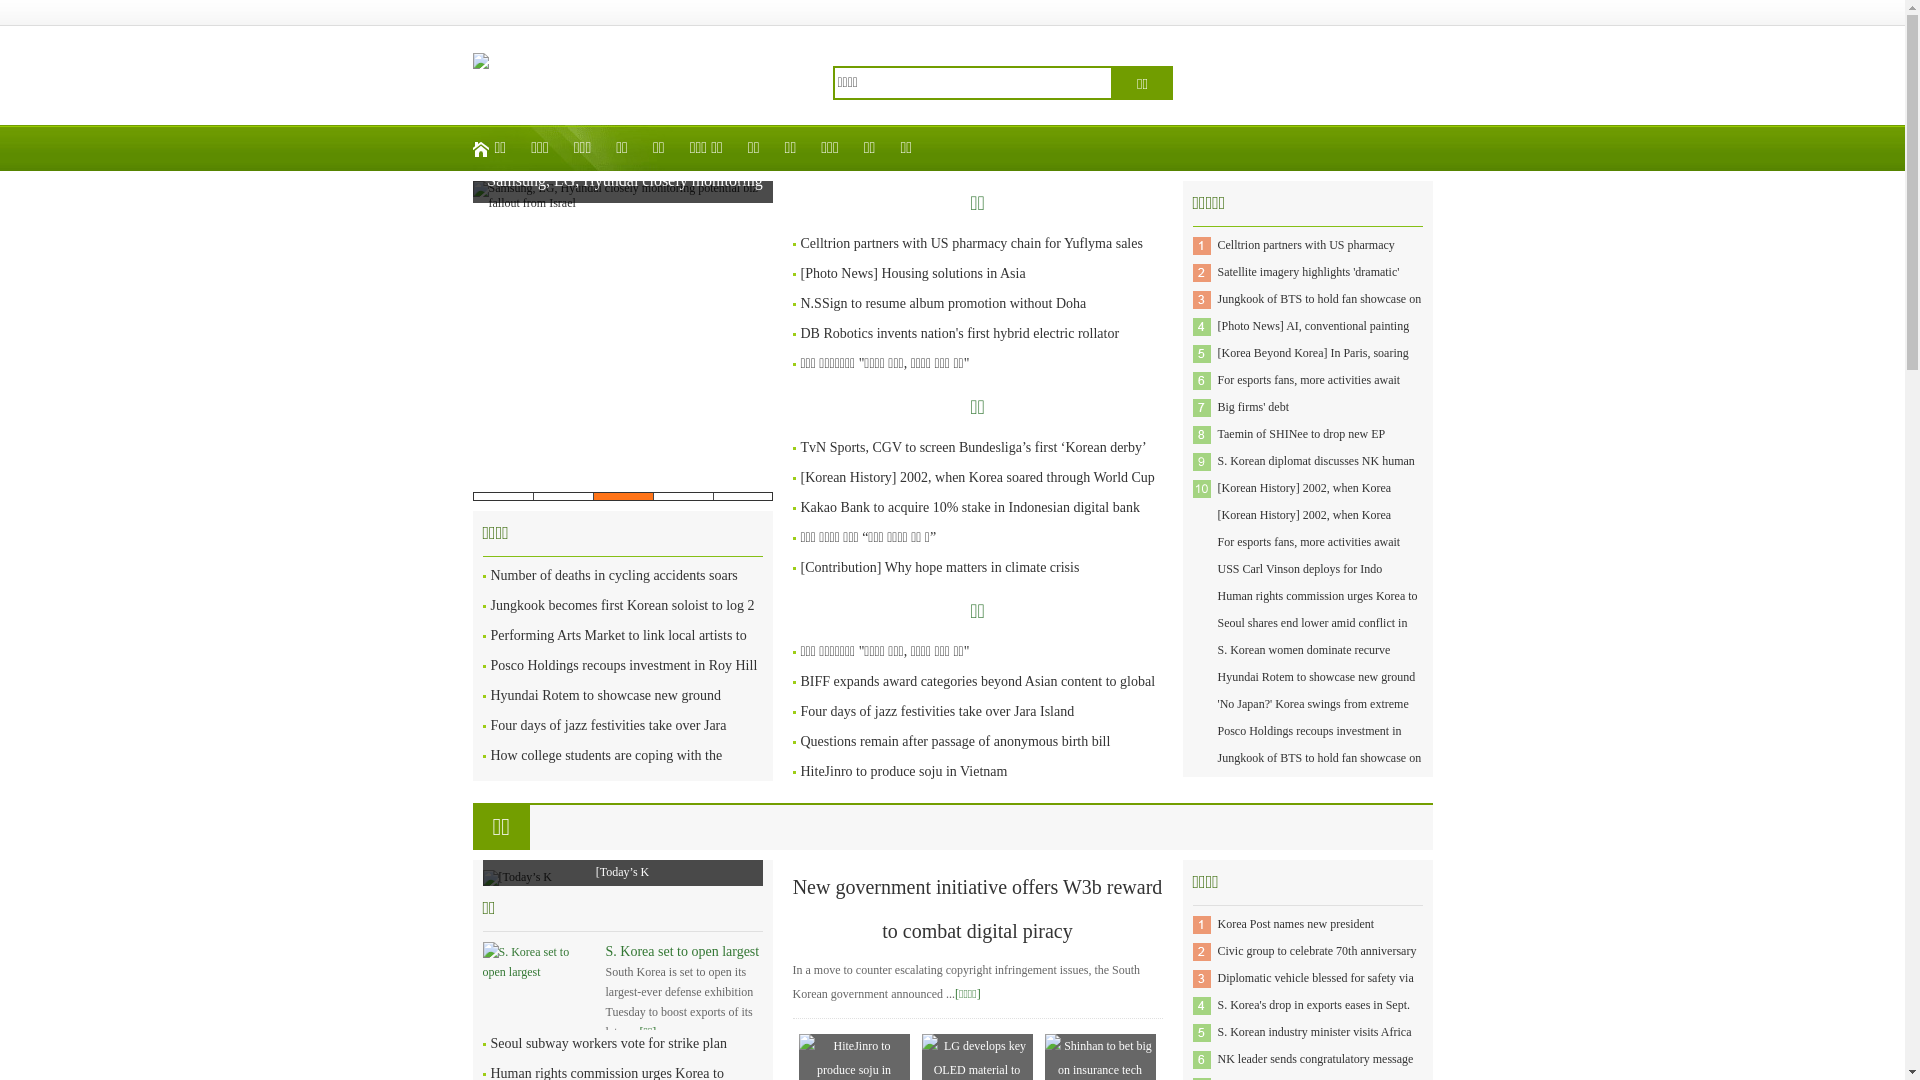 The height and width of the screenshot is (1080, 1920). What do you see at coordinates (1217, 406) in the screenshot?
I see `'Big firms' debt'` at bounding box center [1217, 406].